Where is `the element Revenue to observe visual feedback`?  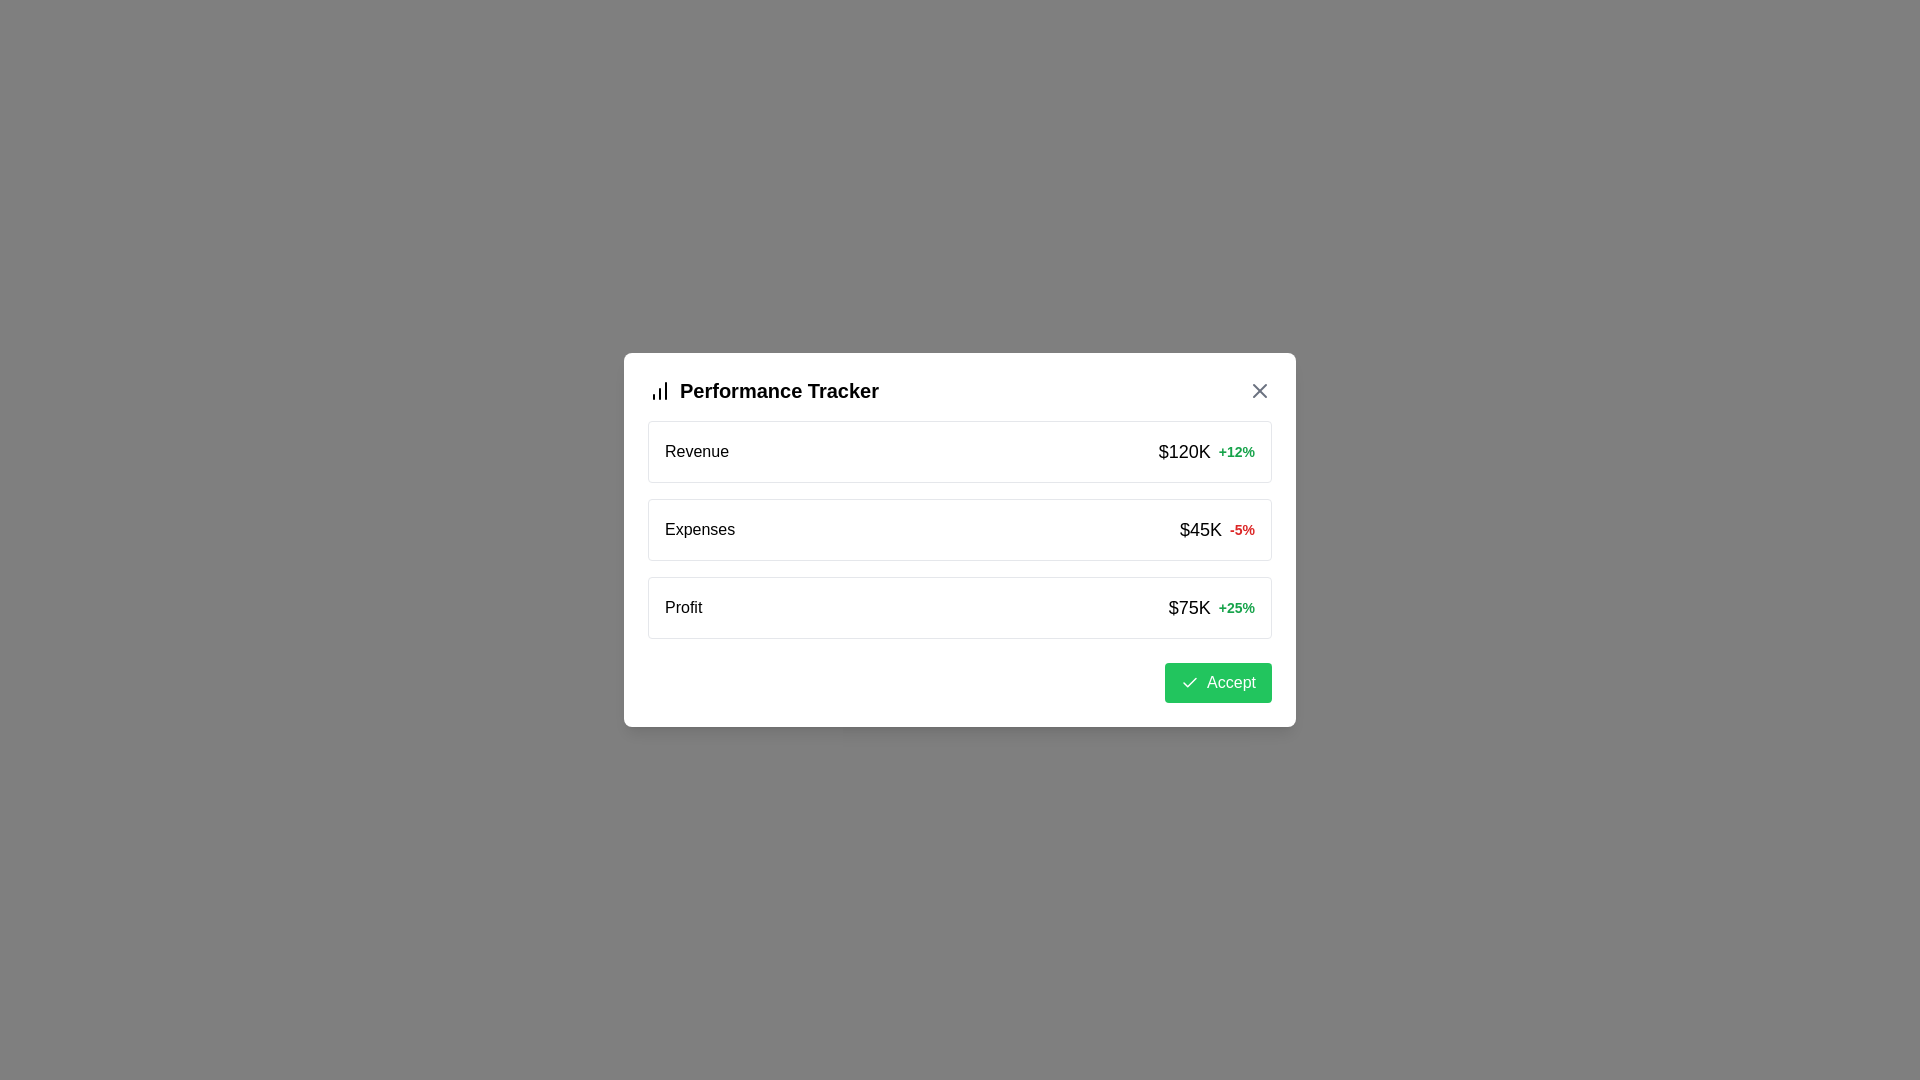 the element Revenue to observe visual feedback is located at coordinates (960, 451).